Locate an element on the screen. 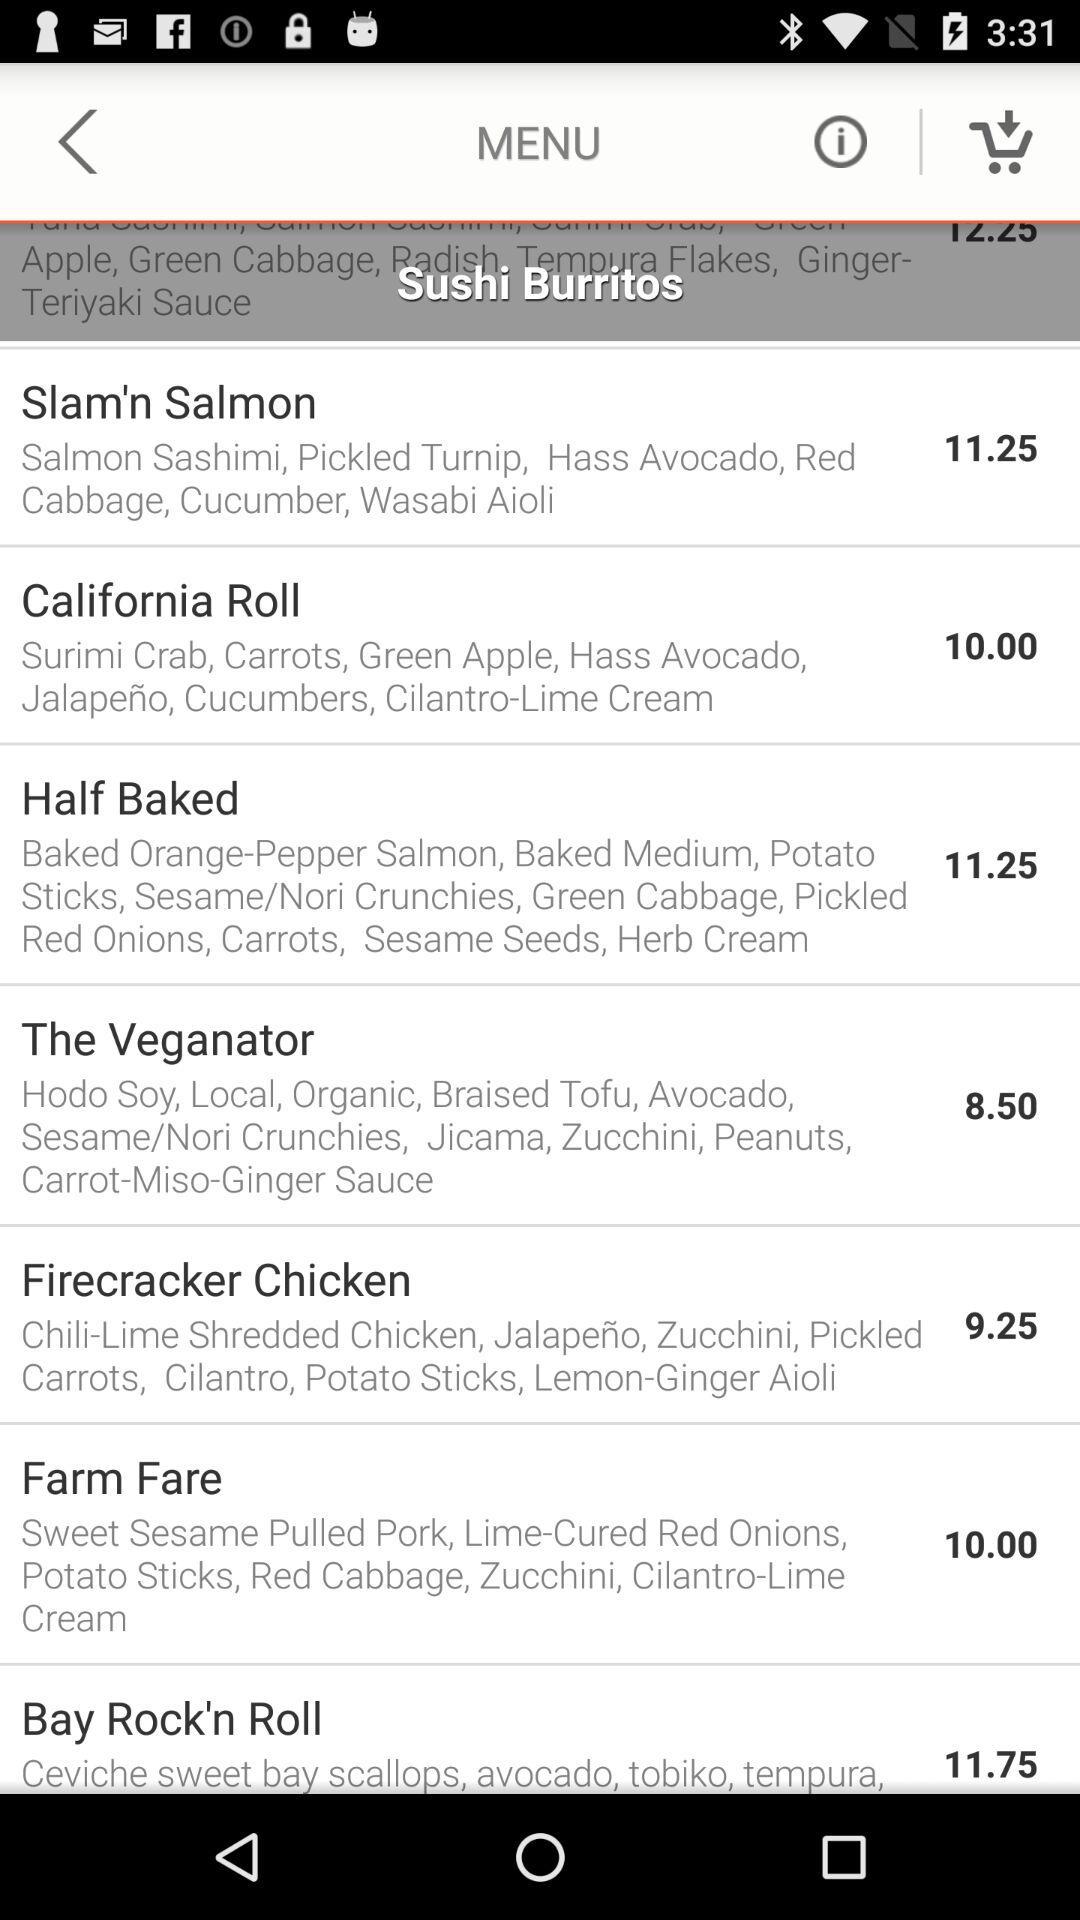 This screenshot has width=1080, height=1920. app below the chili lime shredded is located at coordinates (540, 1422).